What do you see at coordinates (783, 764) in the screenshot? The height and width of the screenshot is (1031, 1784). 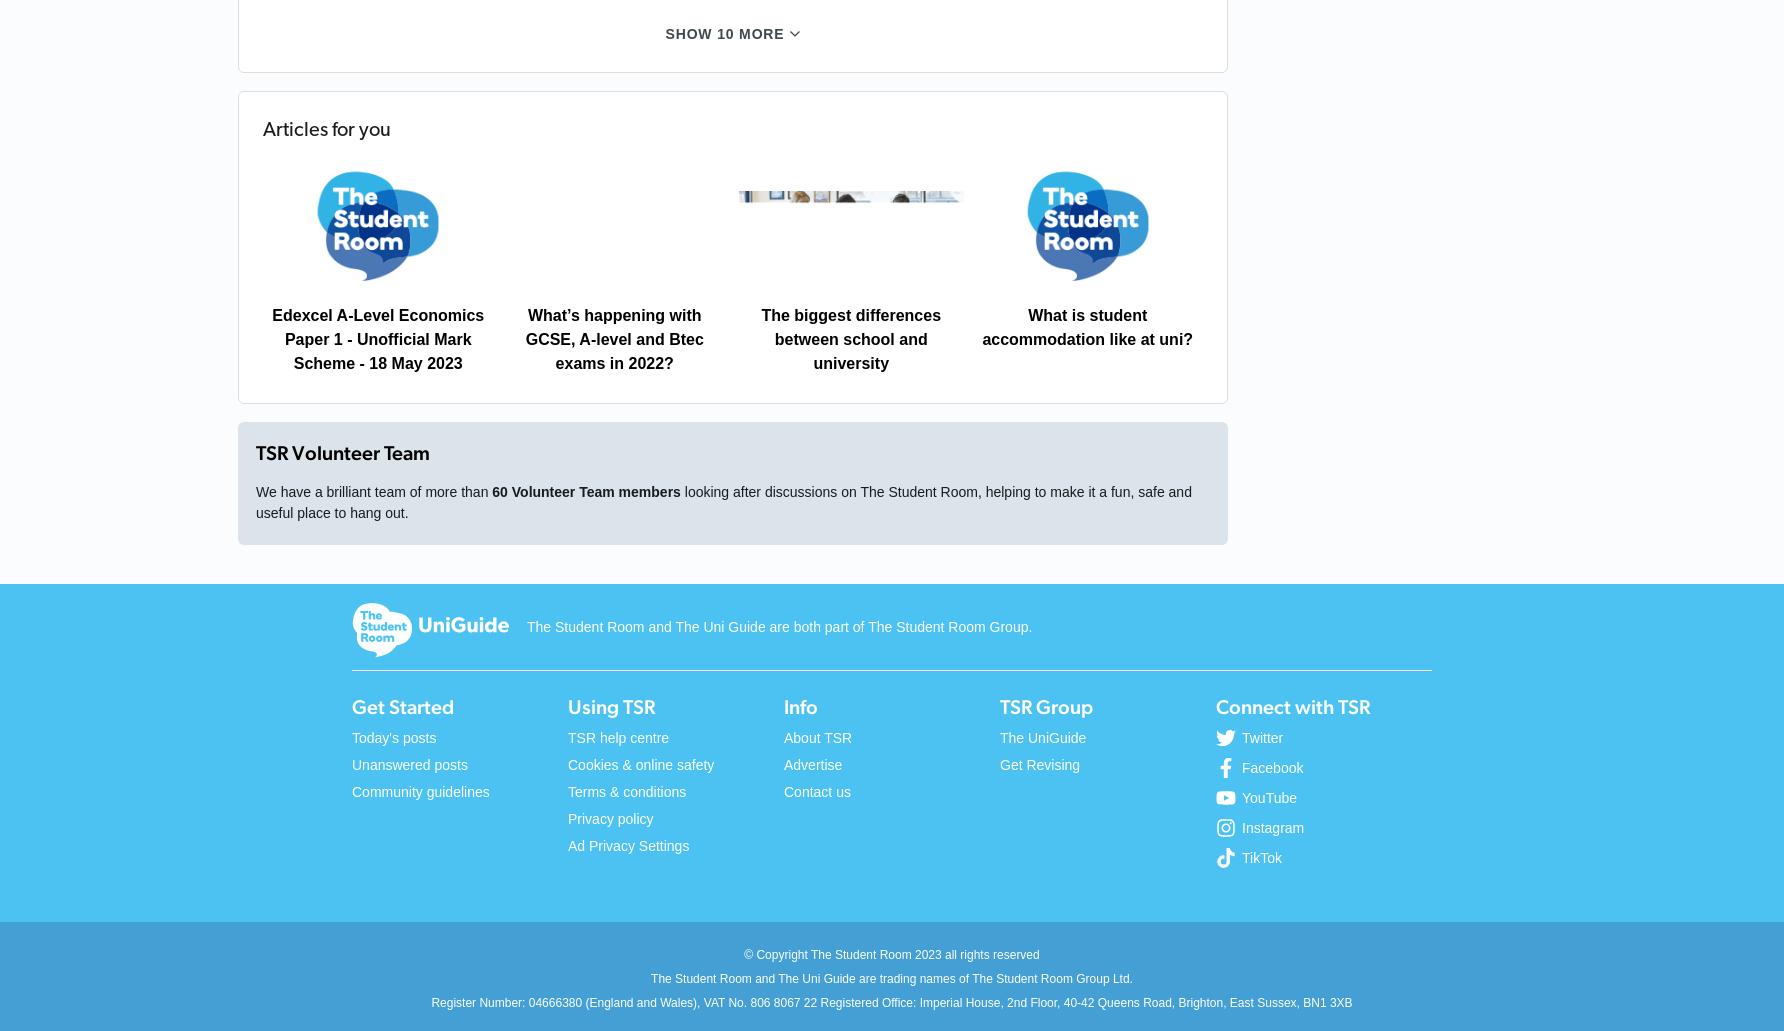 I see `'Advertise'` at bounding box center [783, 764].